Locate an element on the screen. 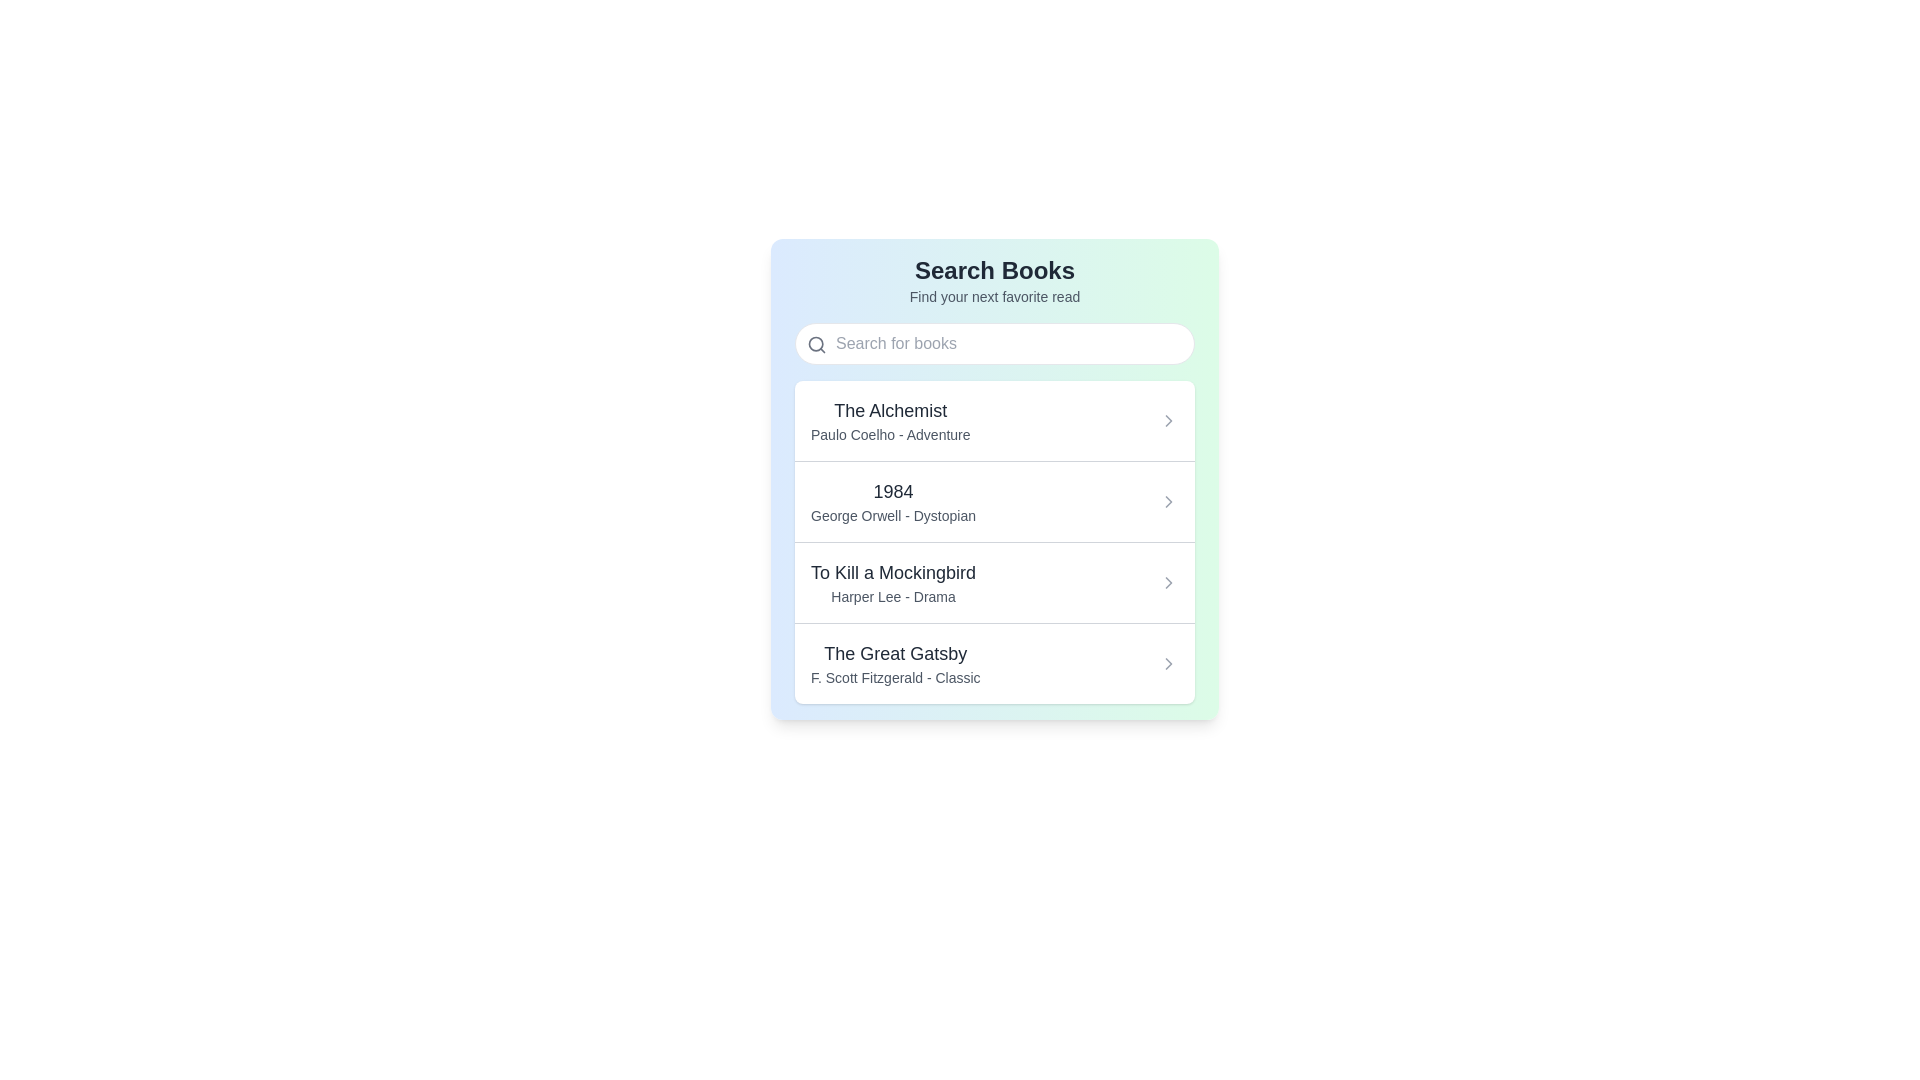 This screenshot has width=1920, height=1080. the small, right-pointing chevron icon at the far-right end of 'The Alchemist' list item is located at coordinates (1169, 419).